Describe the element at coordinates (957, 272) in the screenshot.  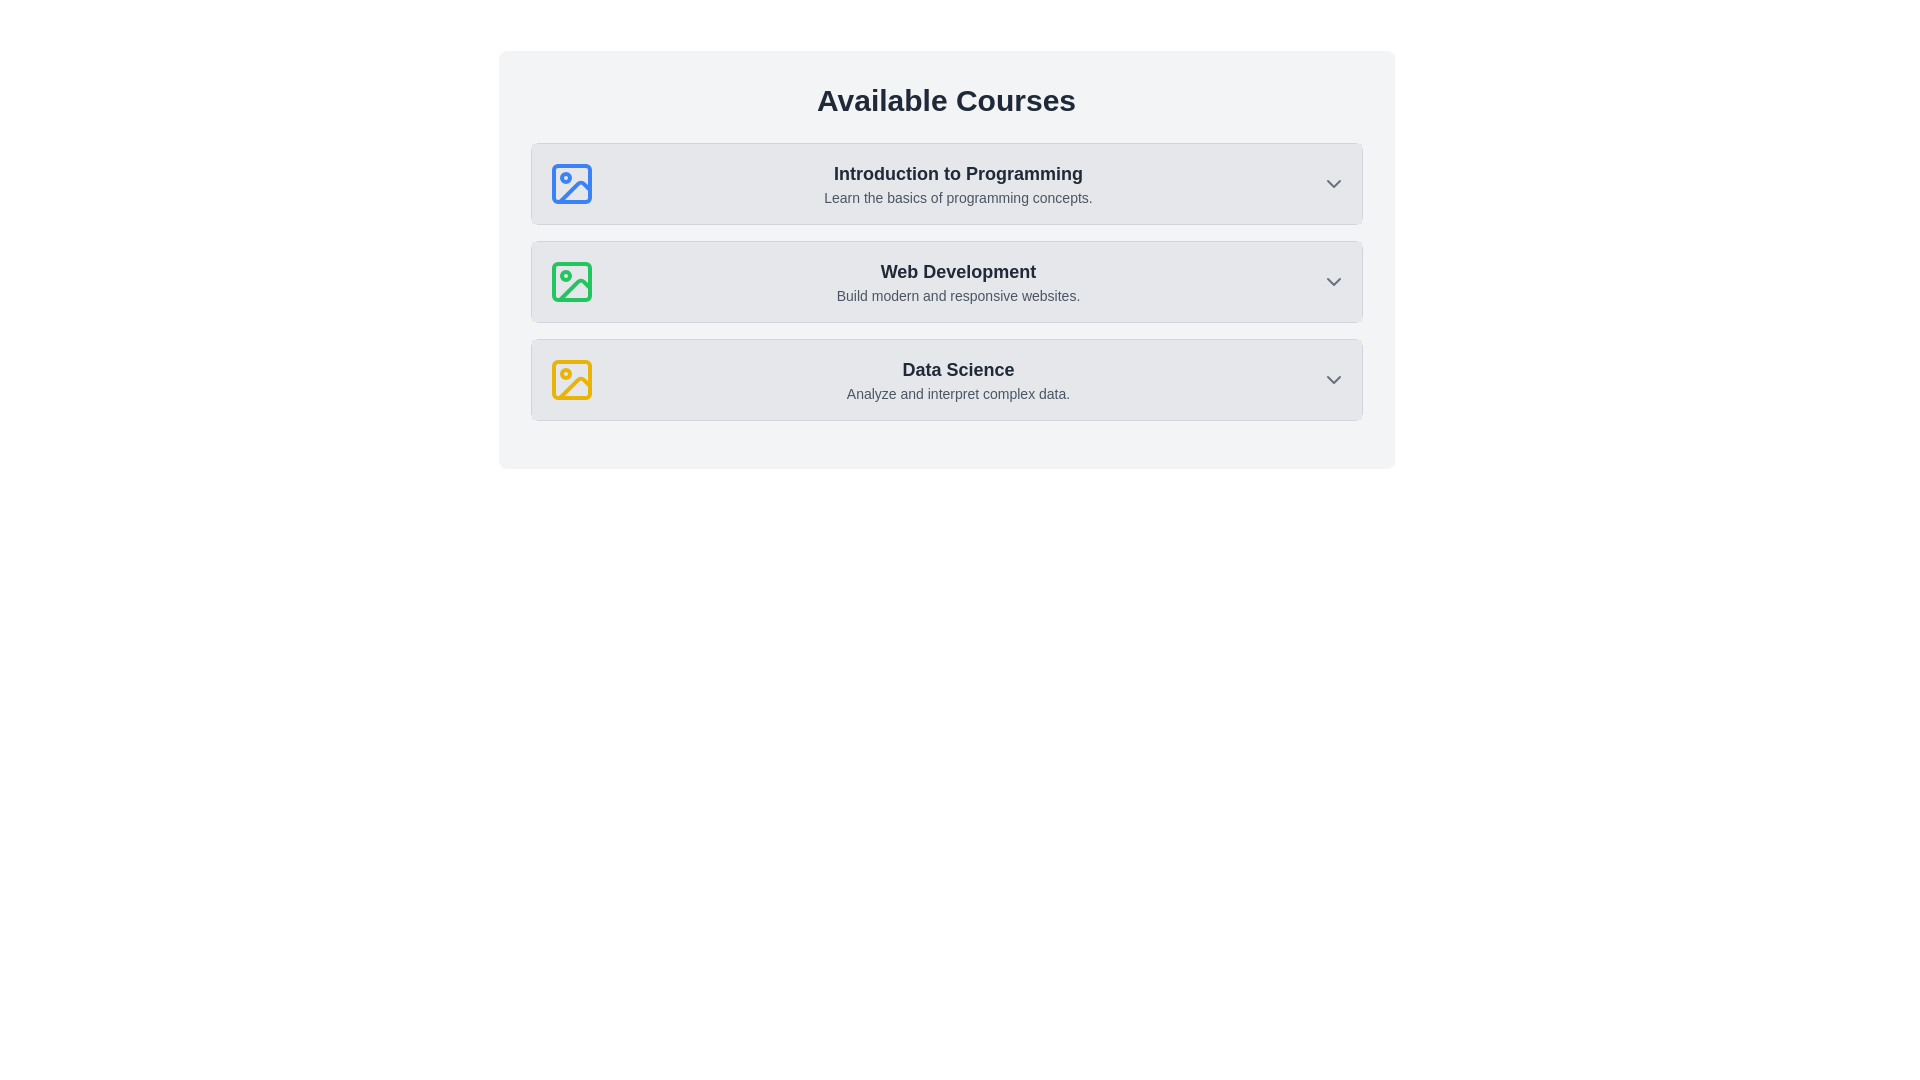
I see `the area near the 'Web Development' course title text label` at that location.